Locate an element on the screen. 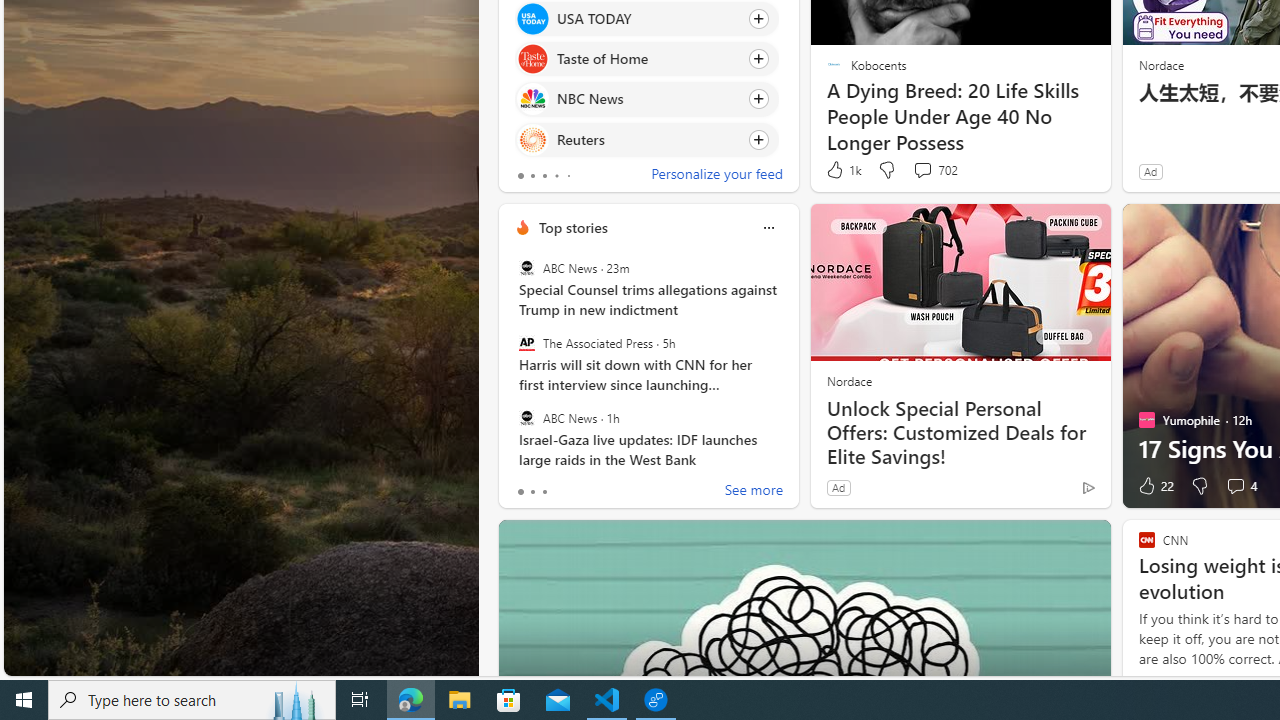 The image size is (1280, 720). 'Click to follow source Taste of Home' is located at coordinates (647, 58).